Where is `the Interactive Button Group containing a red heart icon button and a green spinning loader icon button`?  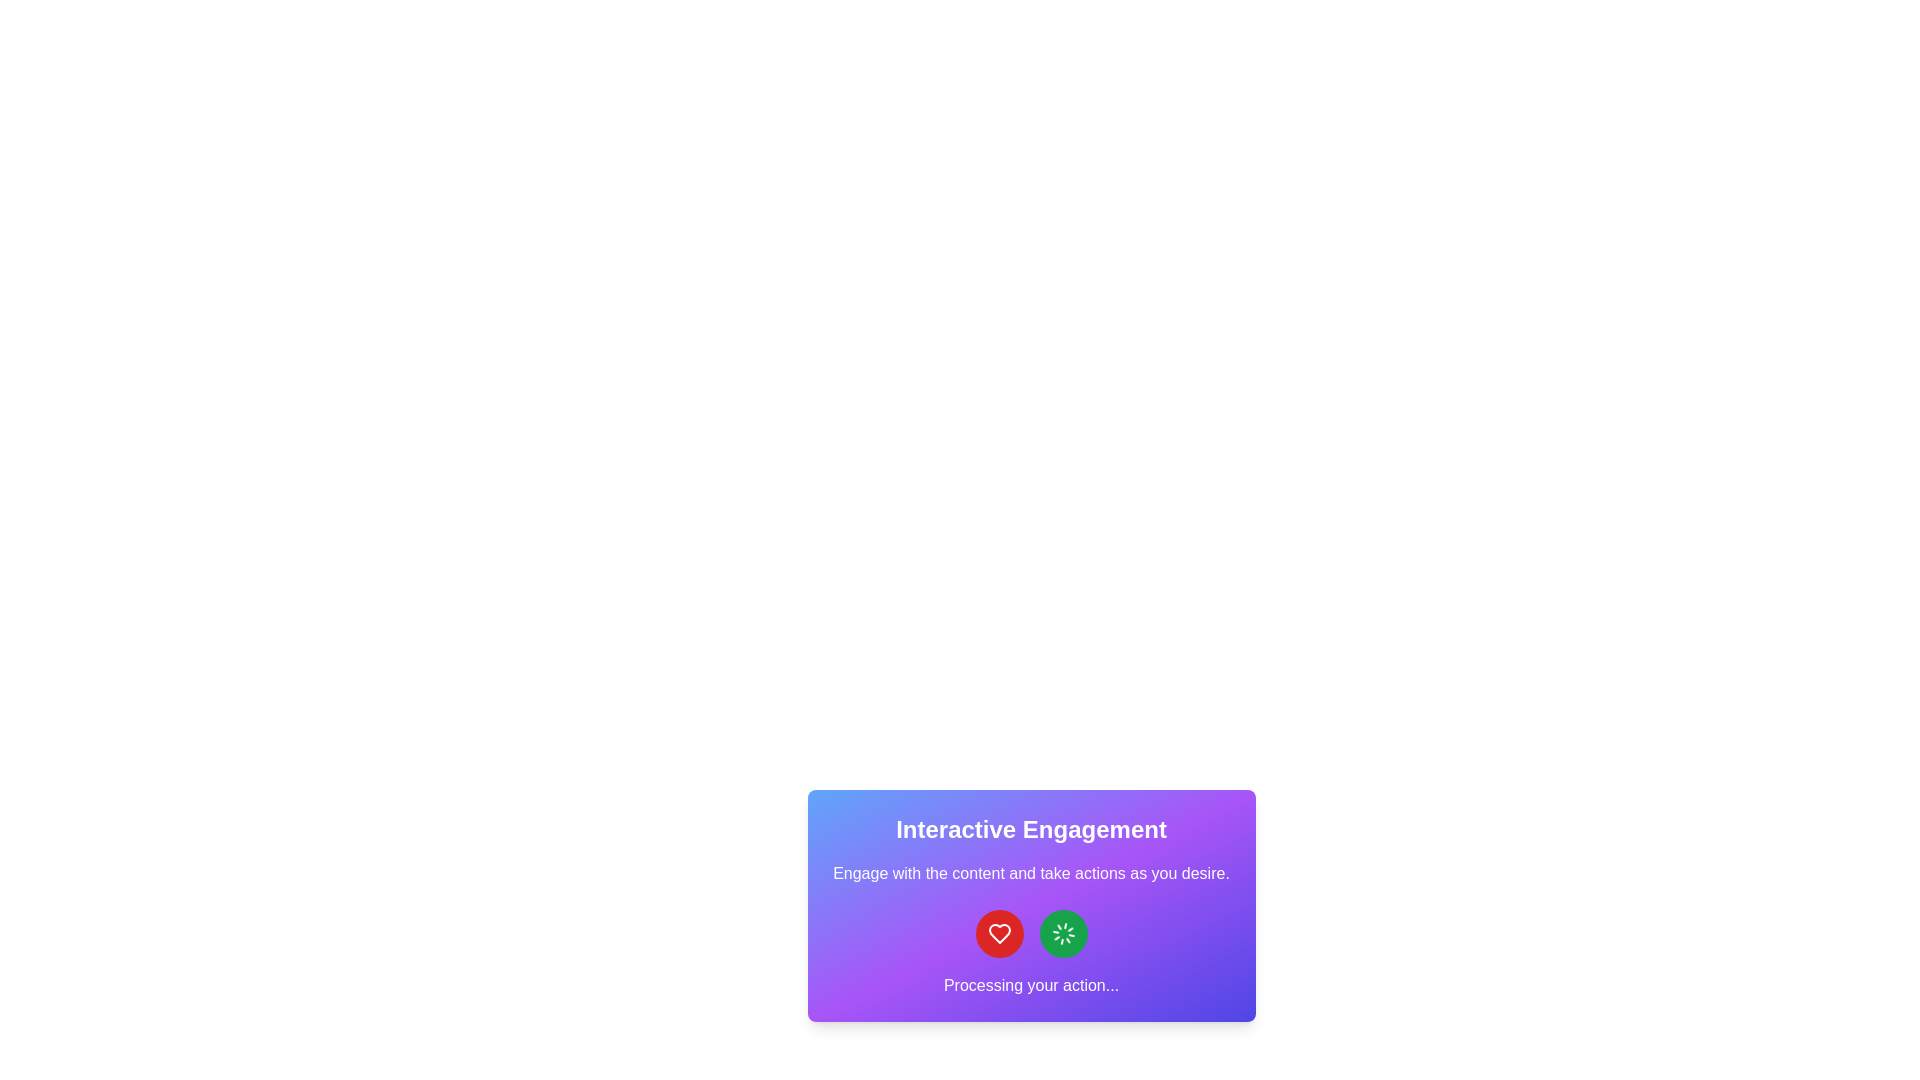
the Interactive Button Group containing a red heart icon button and a green spinning loader icon button is located at coordinates (1031, 933).